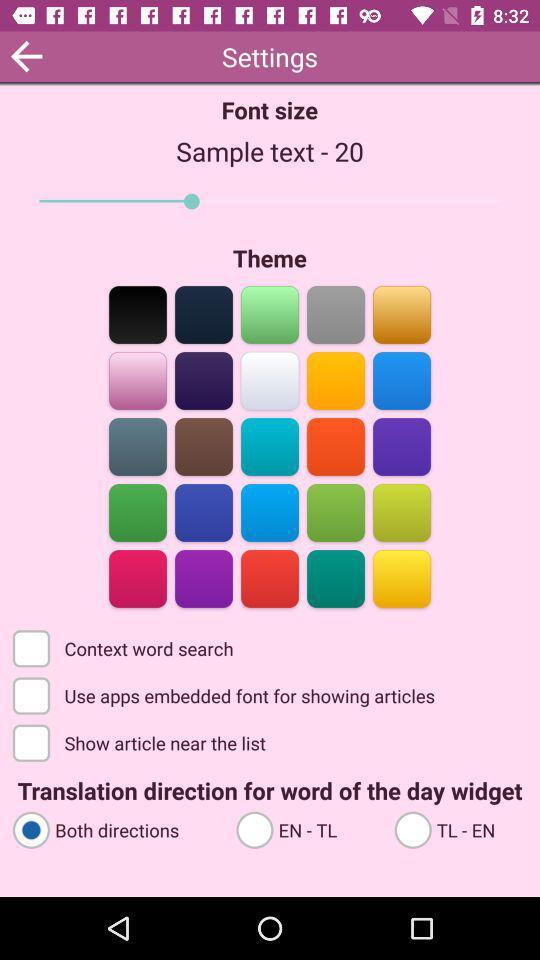 The width and height of the screenshot is (540, 960). What do you see at coordinates (137, 577) in the screenshot?
I see `theme option` at bounding box center [137, 577].